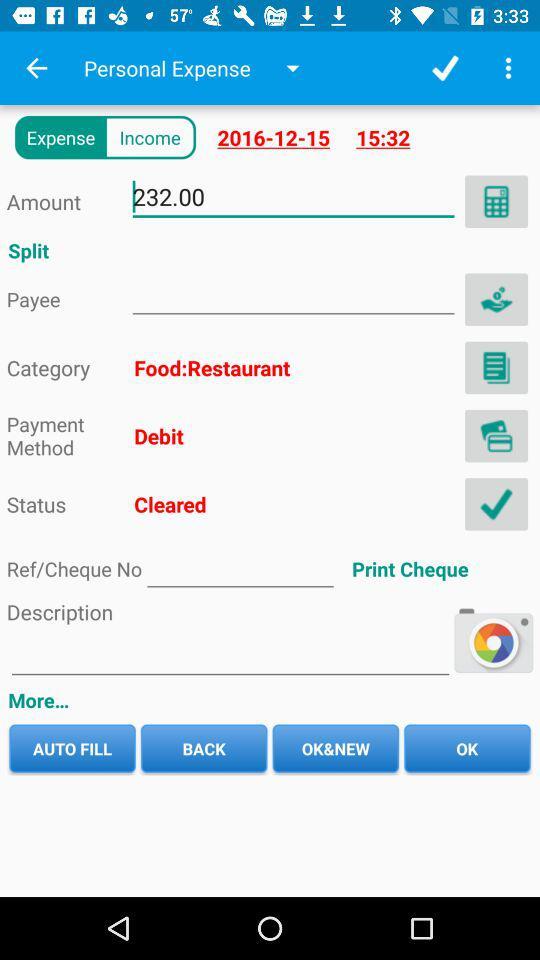 The height and width of the screenshot is (960, 540). Describe the element at coordinates (495, 503) in the screenshot. I see `the check icon` at that location.